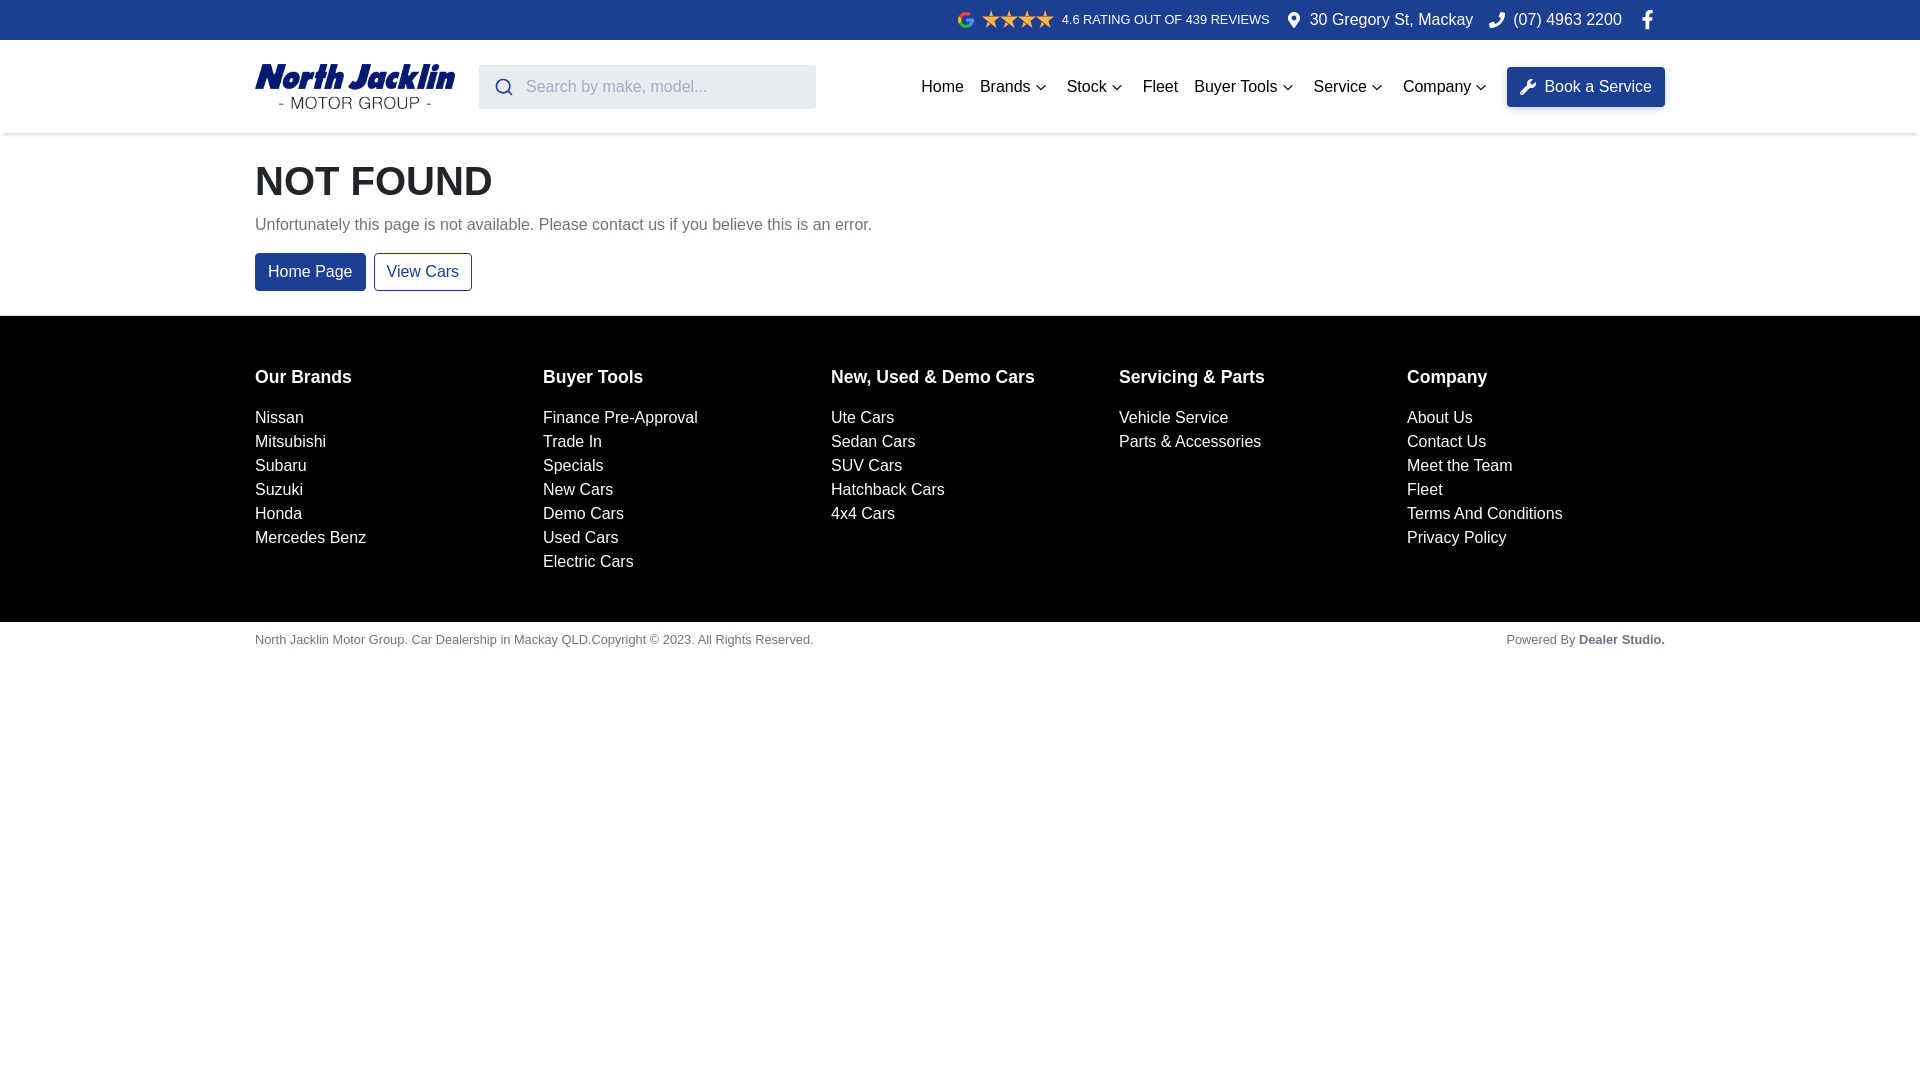 The height and width of the screenshot is (1080, 1920). I want to click on 'Used Cars', so click(542, 536).